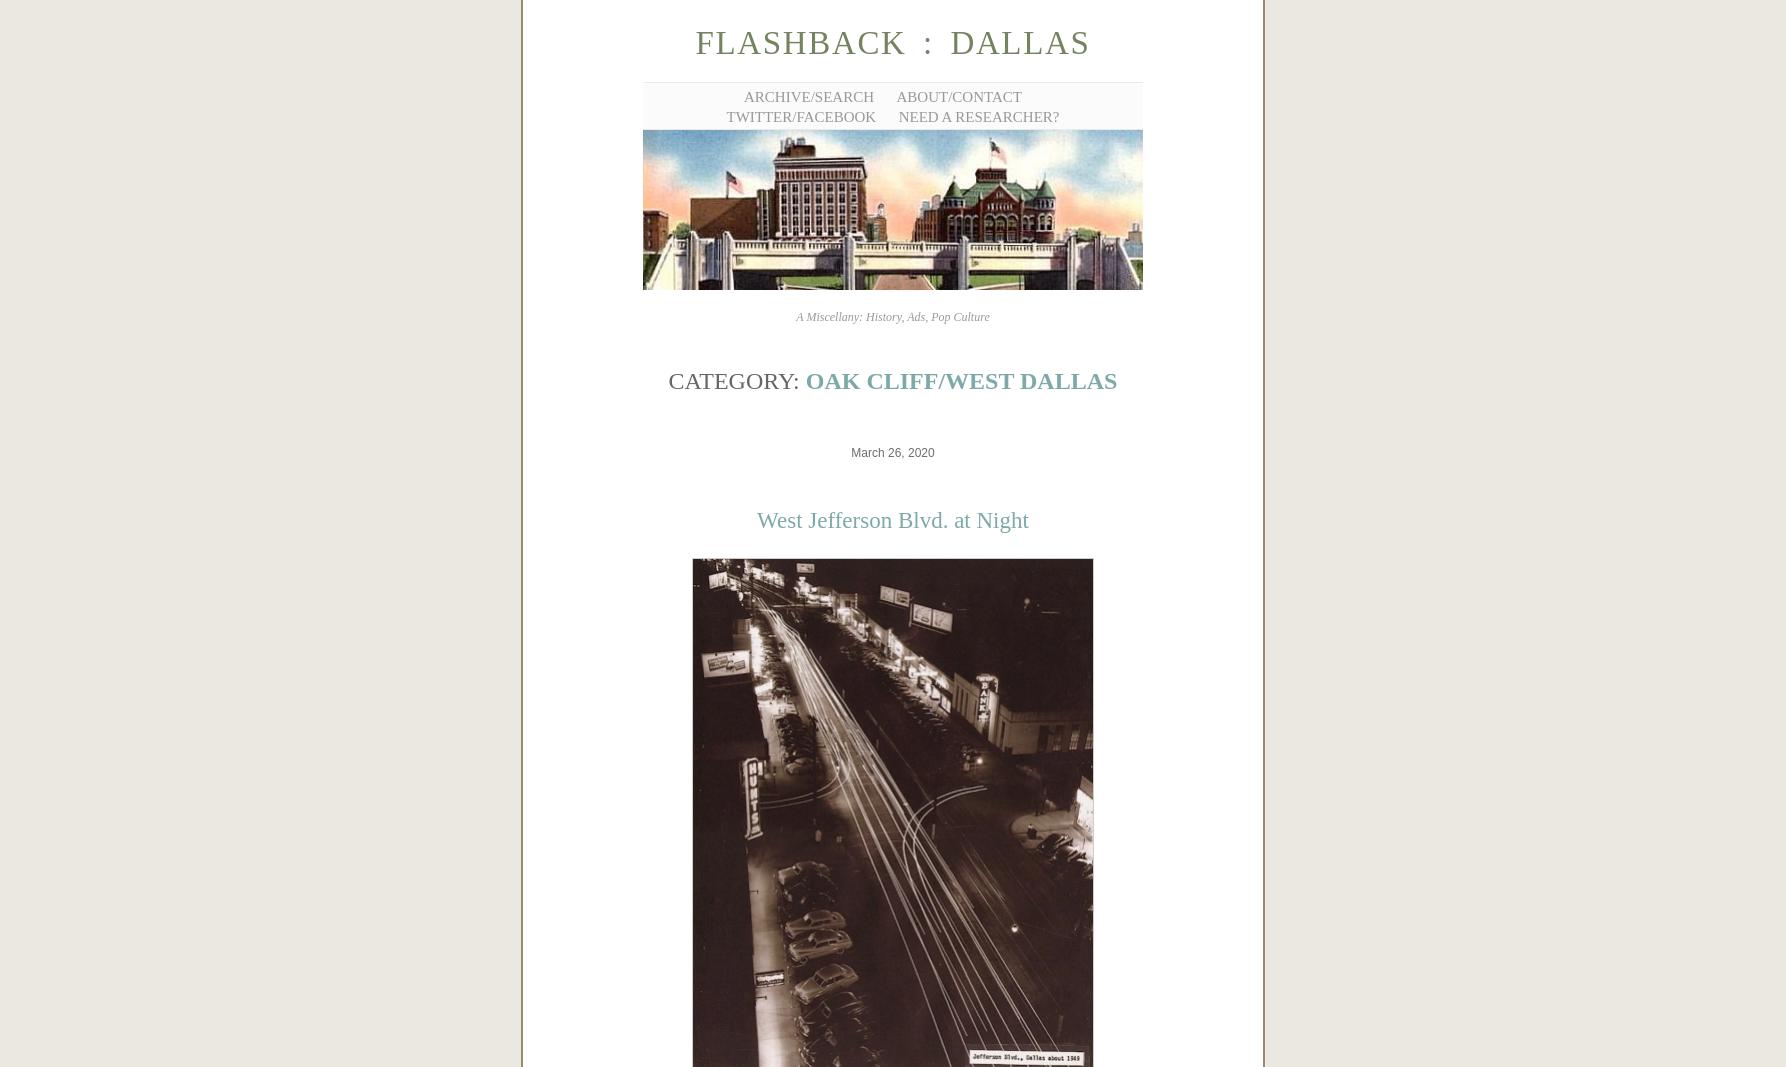  I want to click on 'Category:', so click(736, 380).